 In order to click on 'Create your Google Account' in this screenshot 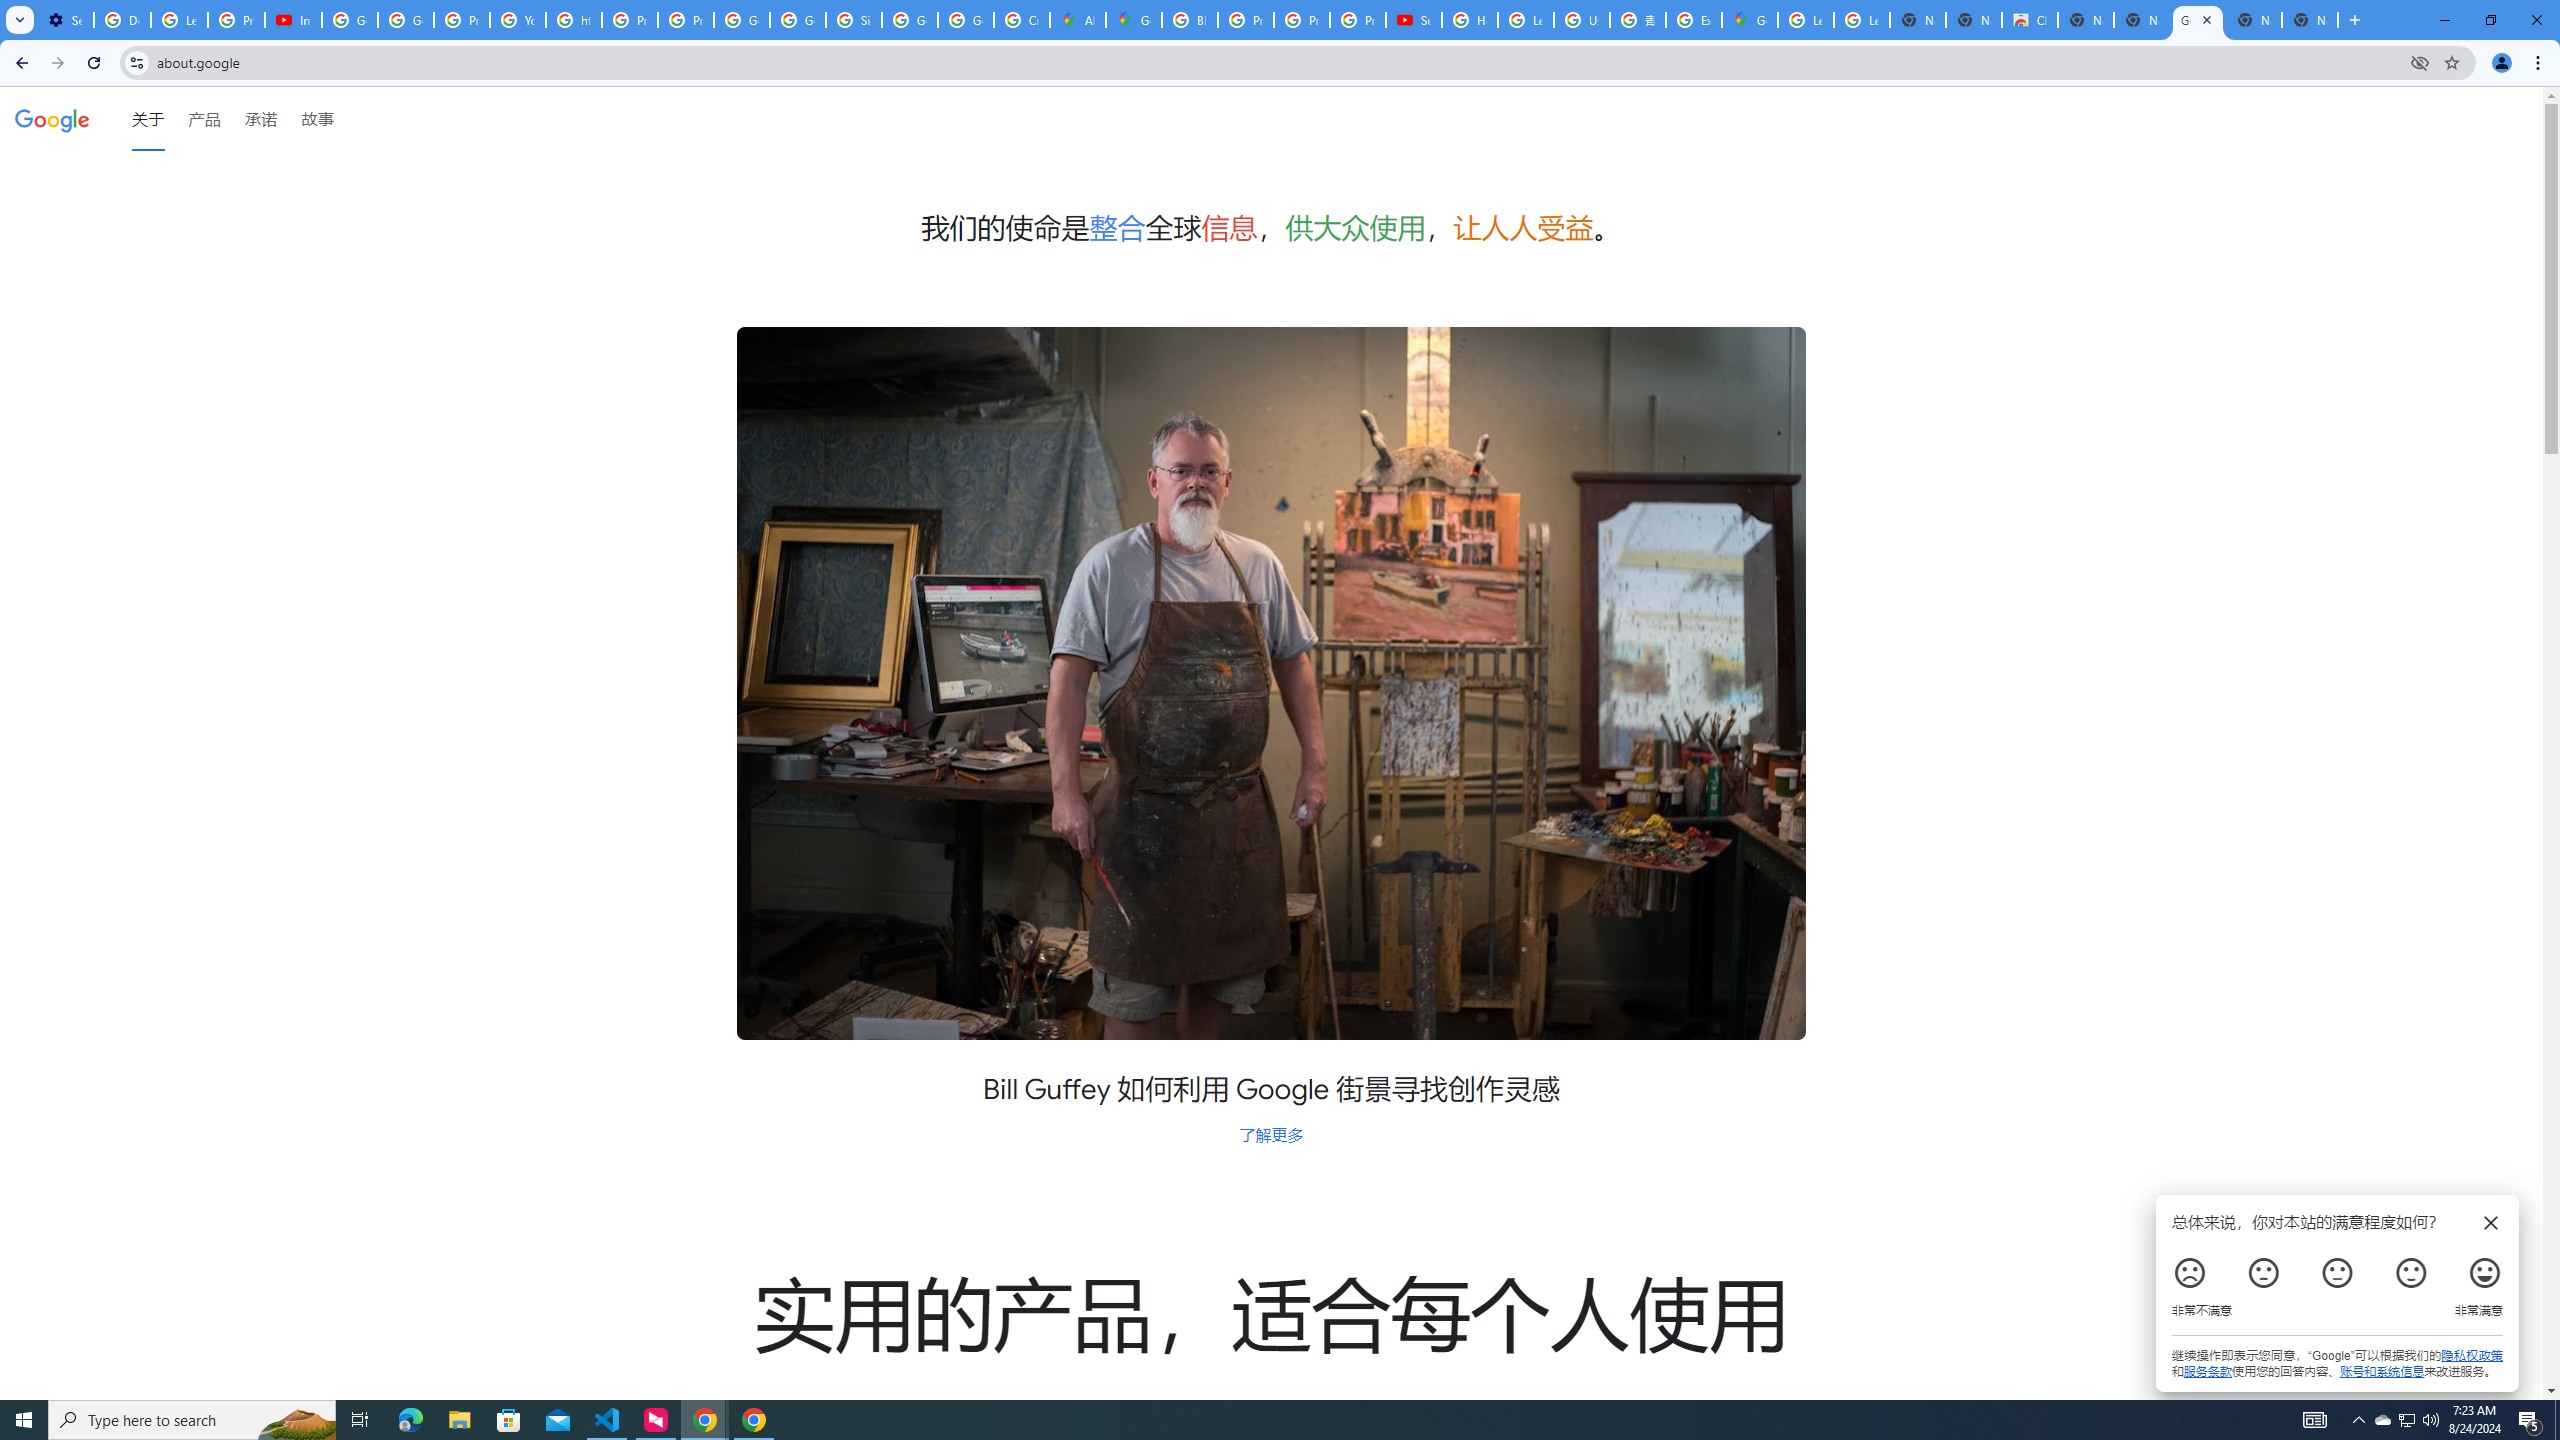, I will do `click(1022, 19)`.